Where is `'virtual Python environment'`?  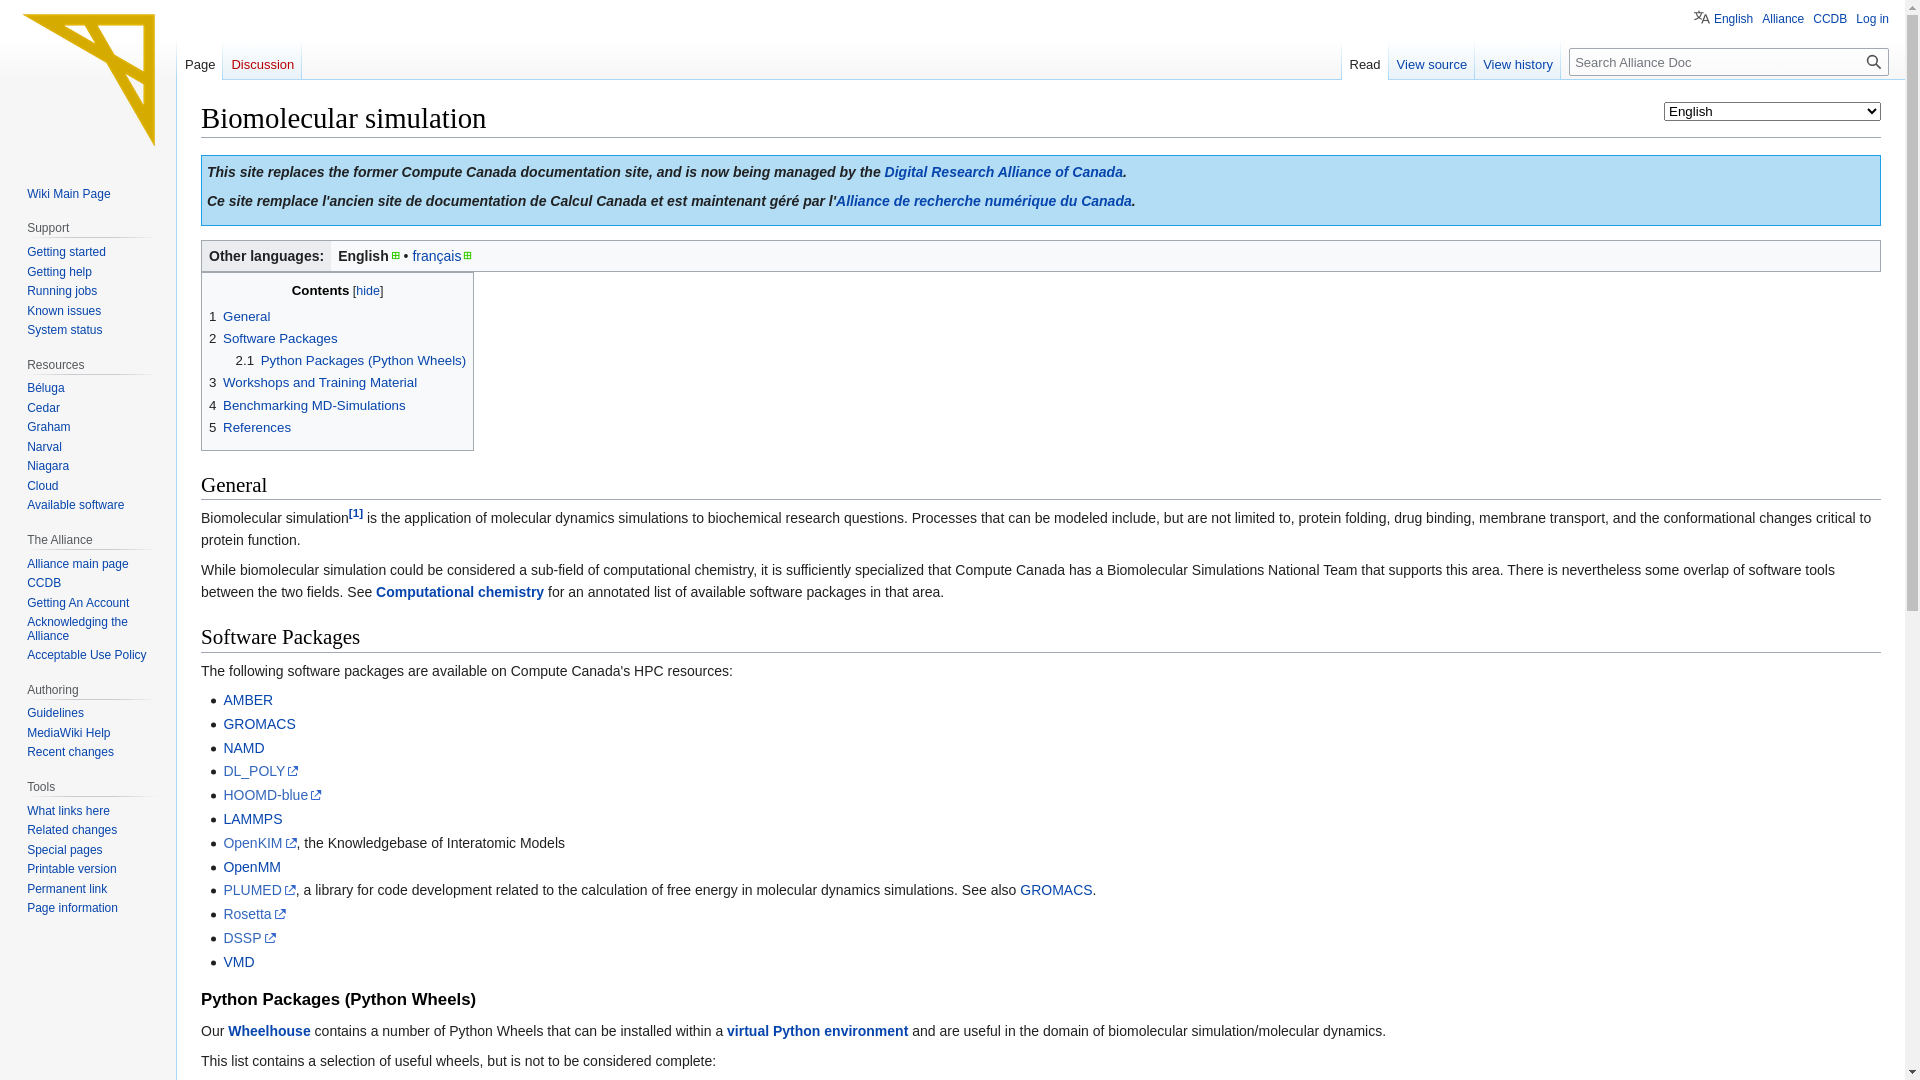 'virtual Python environment' is located at coordinates (817, 1030).